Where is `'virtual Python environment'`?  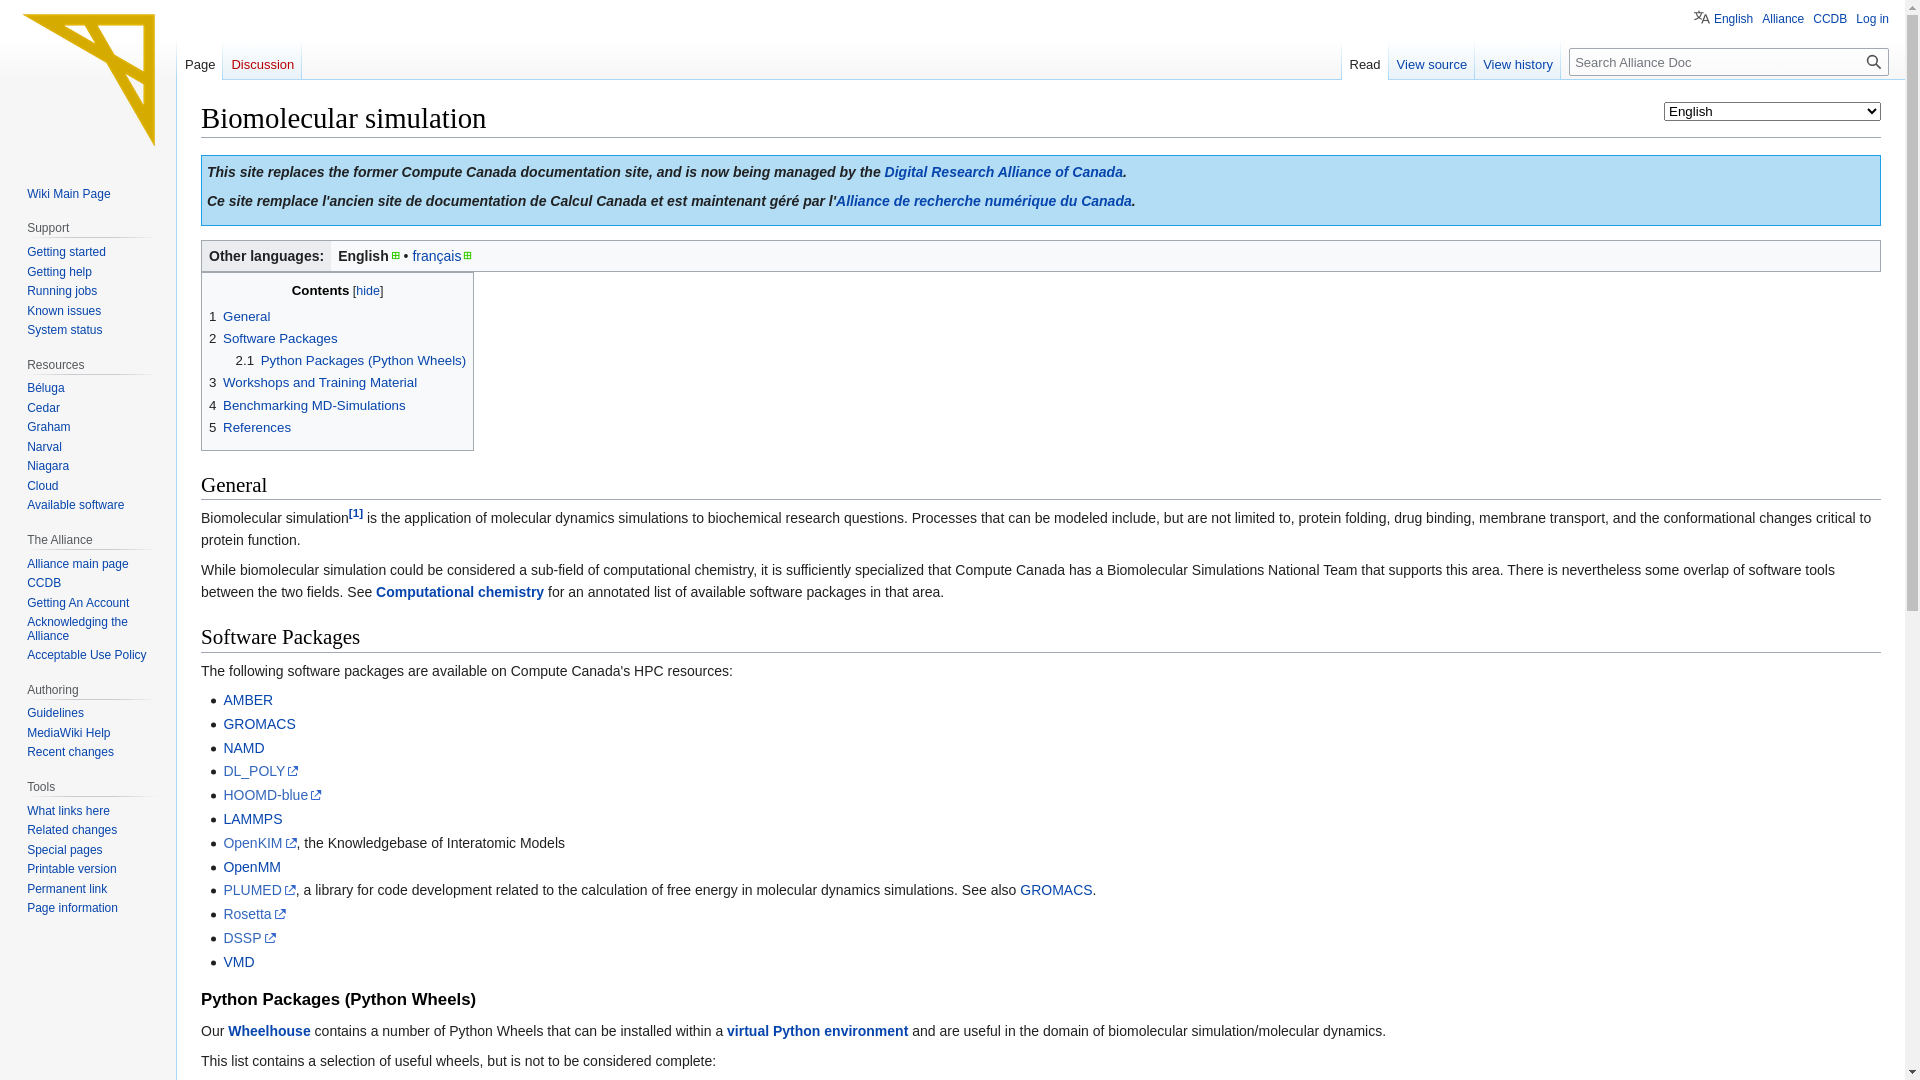 'virtual Python environment' is located at coordinates (817, 1030).